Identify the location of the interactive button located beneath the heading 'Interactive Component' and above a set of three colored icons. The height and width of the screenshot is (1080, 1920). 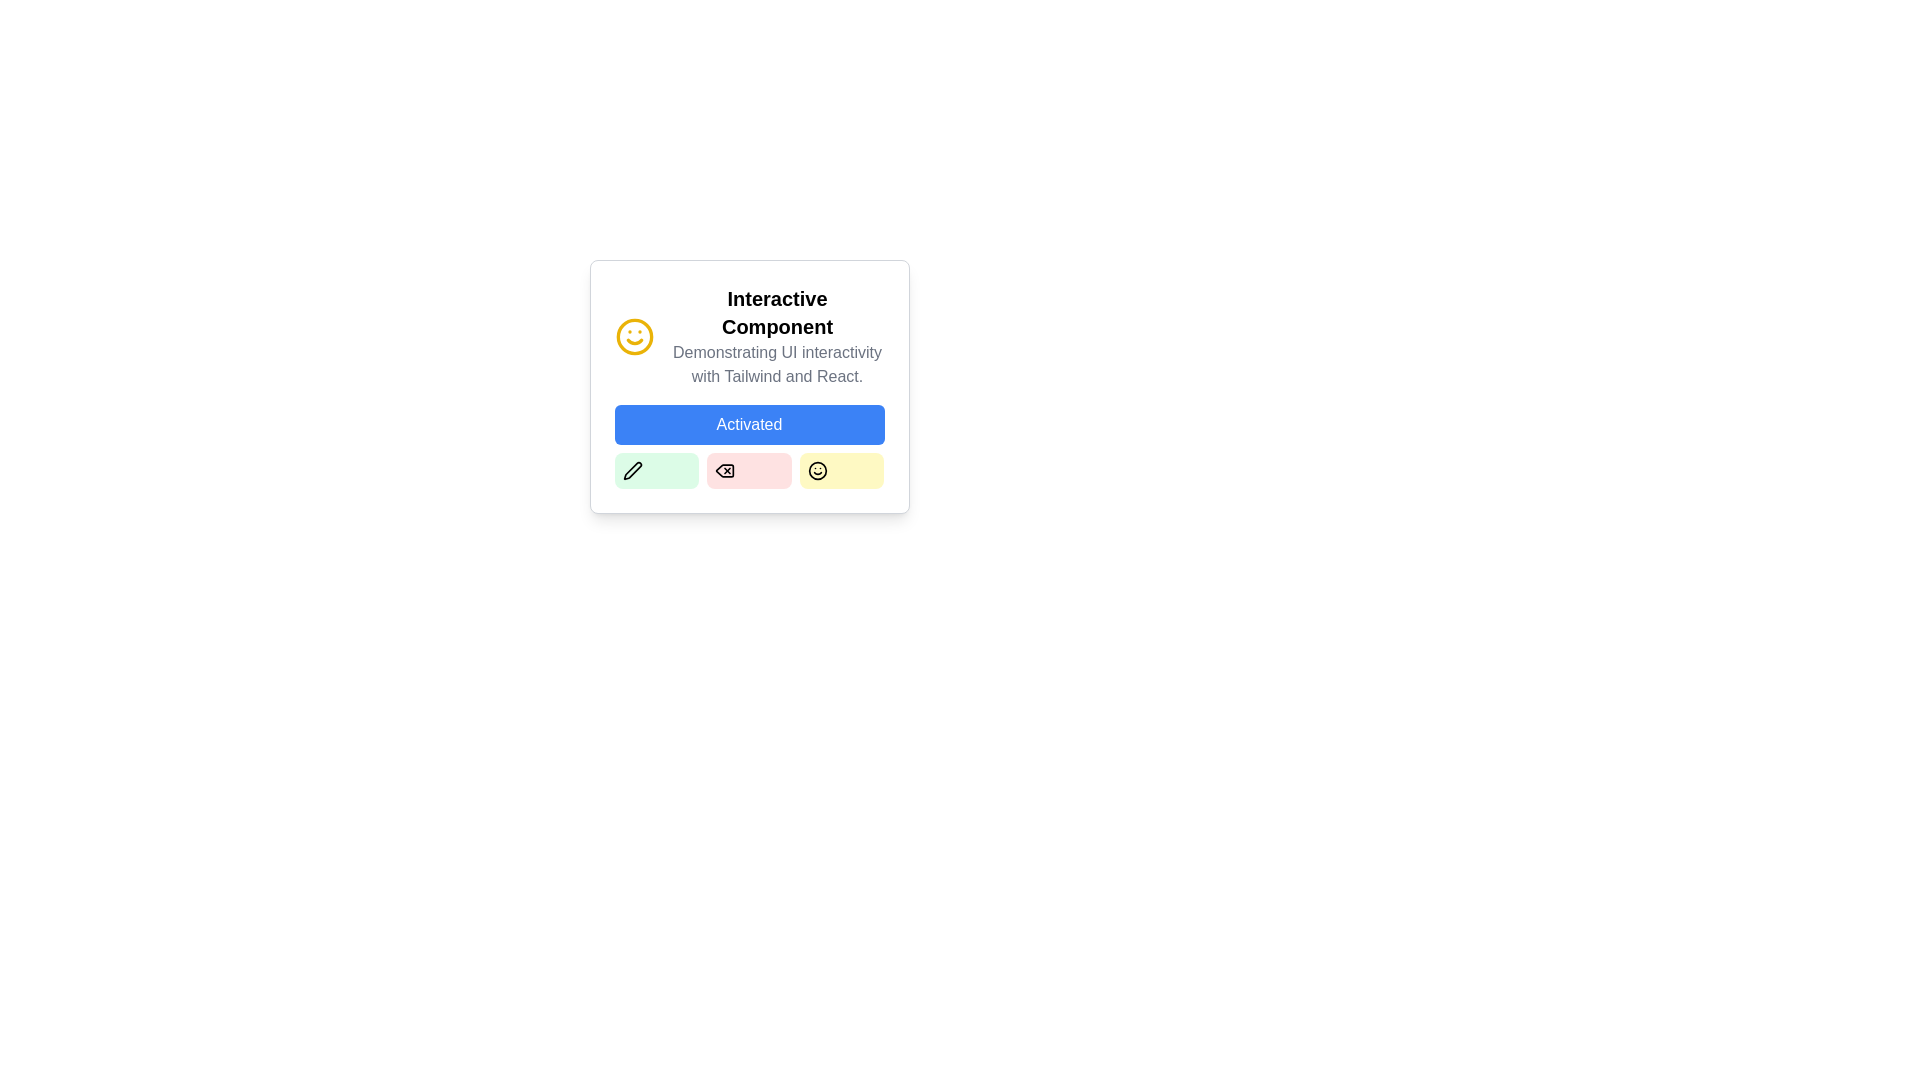
(748, 423).